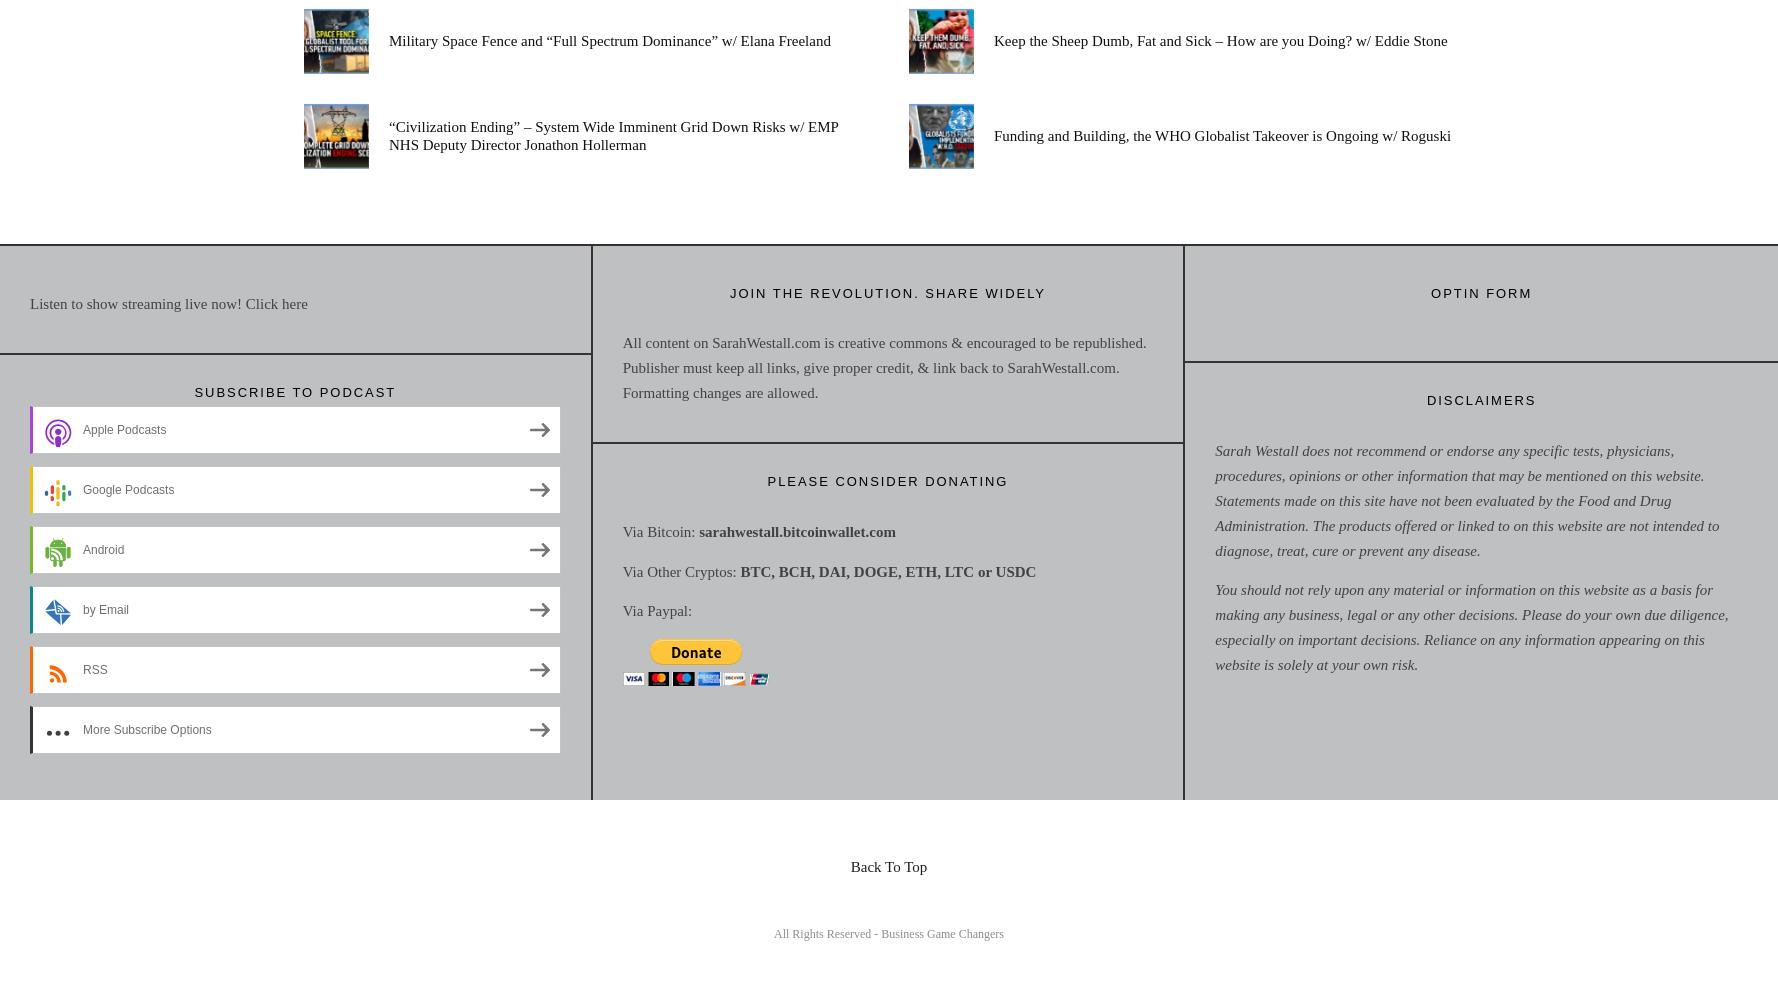  I want to click on 'Military Space Fence and “Full Spectrum Dominance” w/ Elana Freeland', so click(608, 39).